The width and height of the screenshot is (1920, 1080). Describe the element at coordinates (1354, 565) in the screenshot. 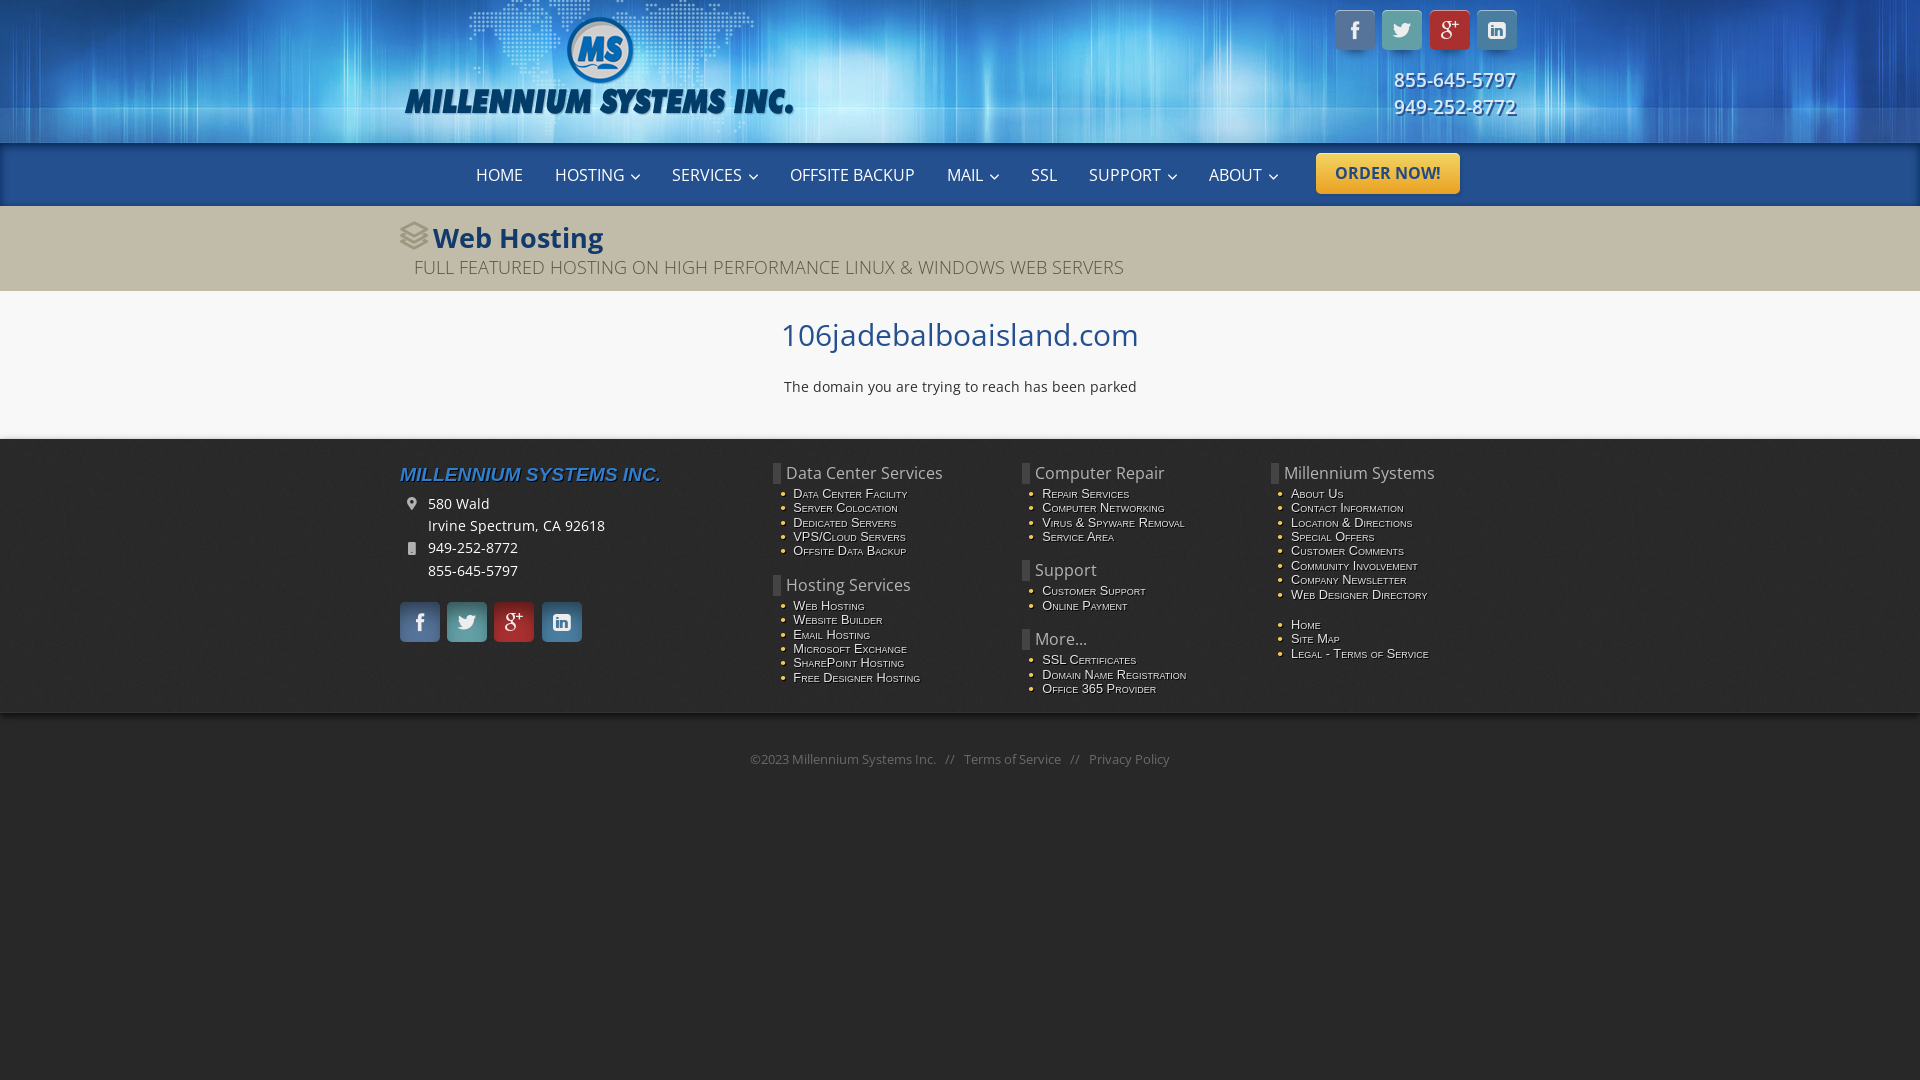

I see `'Community Involvement'` at that location.